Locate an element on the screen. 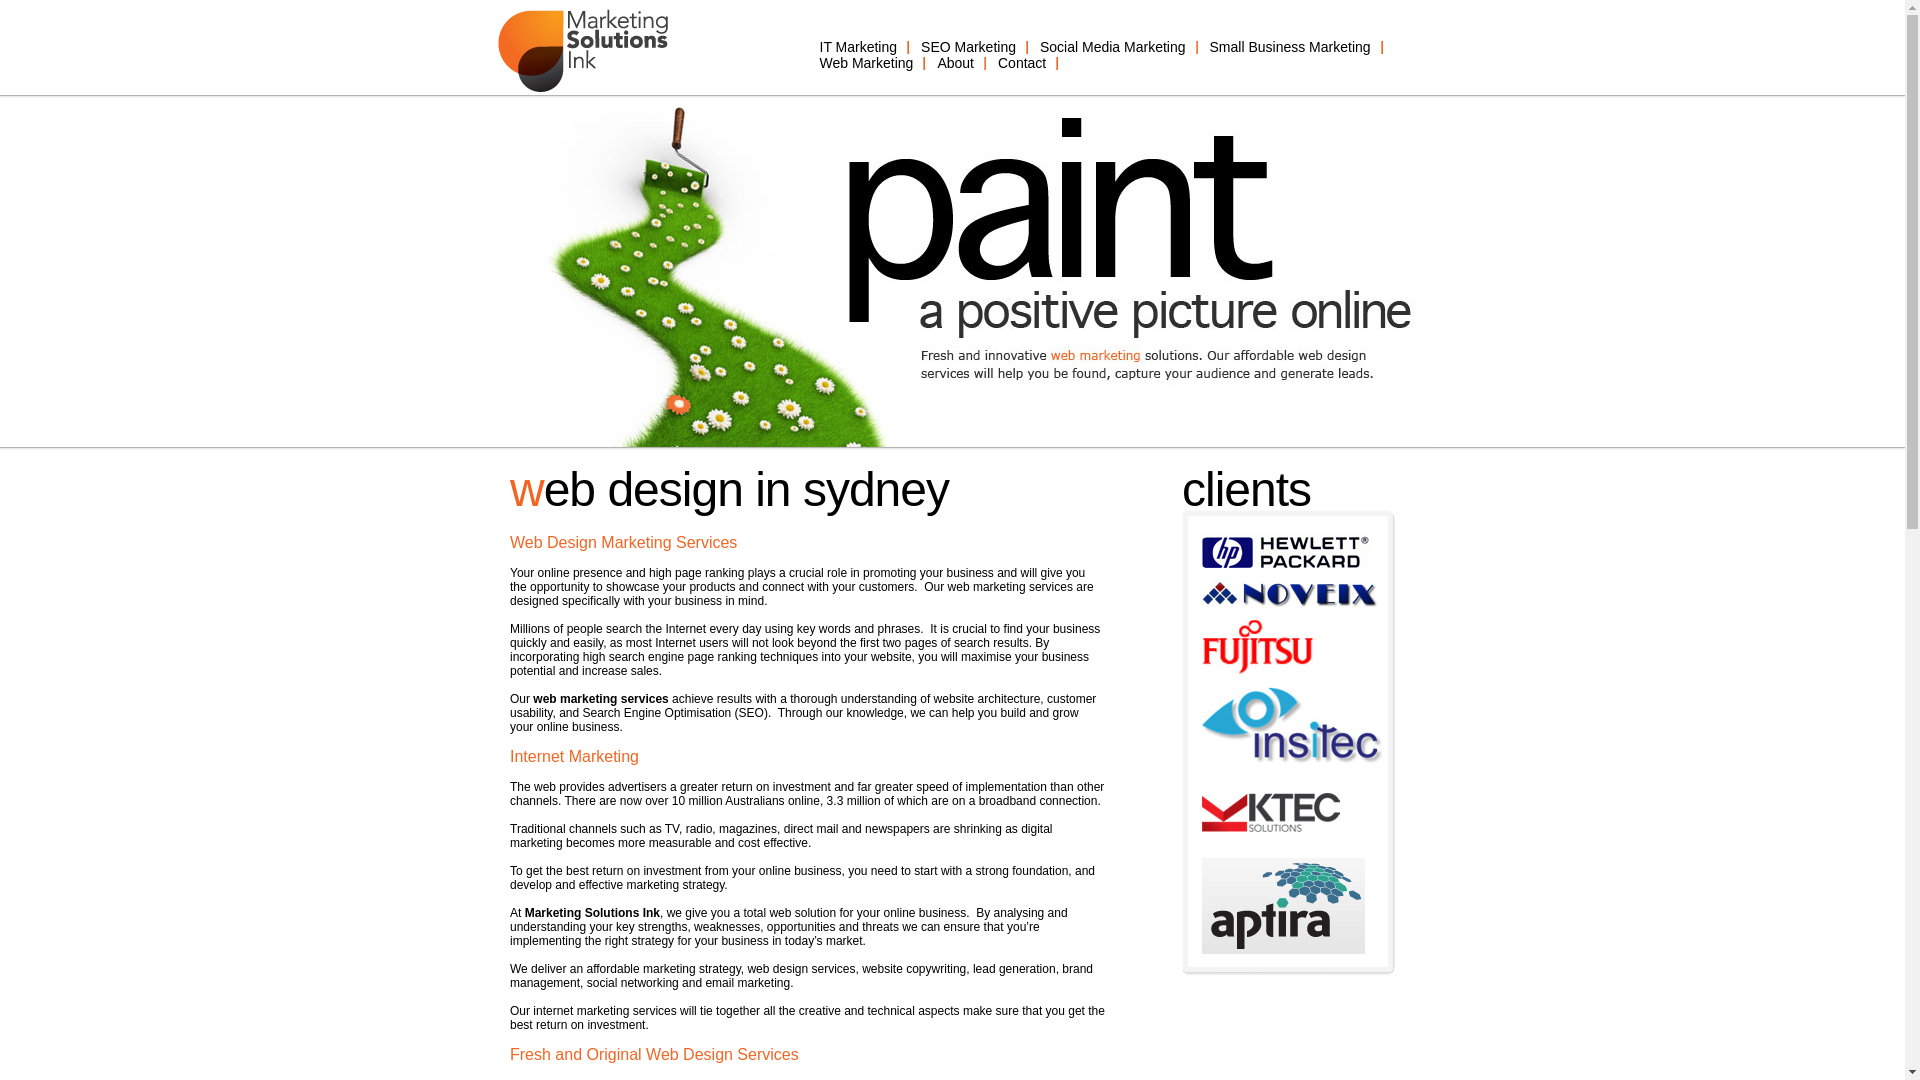 The height and width of the screenshot is (1080, 1920). 'Social Media Marketing' is located at coordinates (1112, 45).